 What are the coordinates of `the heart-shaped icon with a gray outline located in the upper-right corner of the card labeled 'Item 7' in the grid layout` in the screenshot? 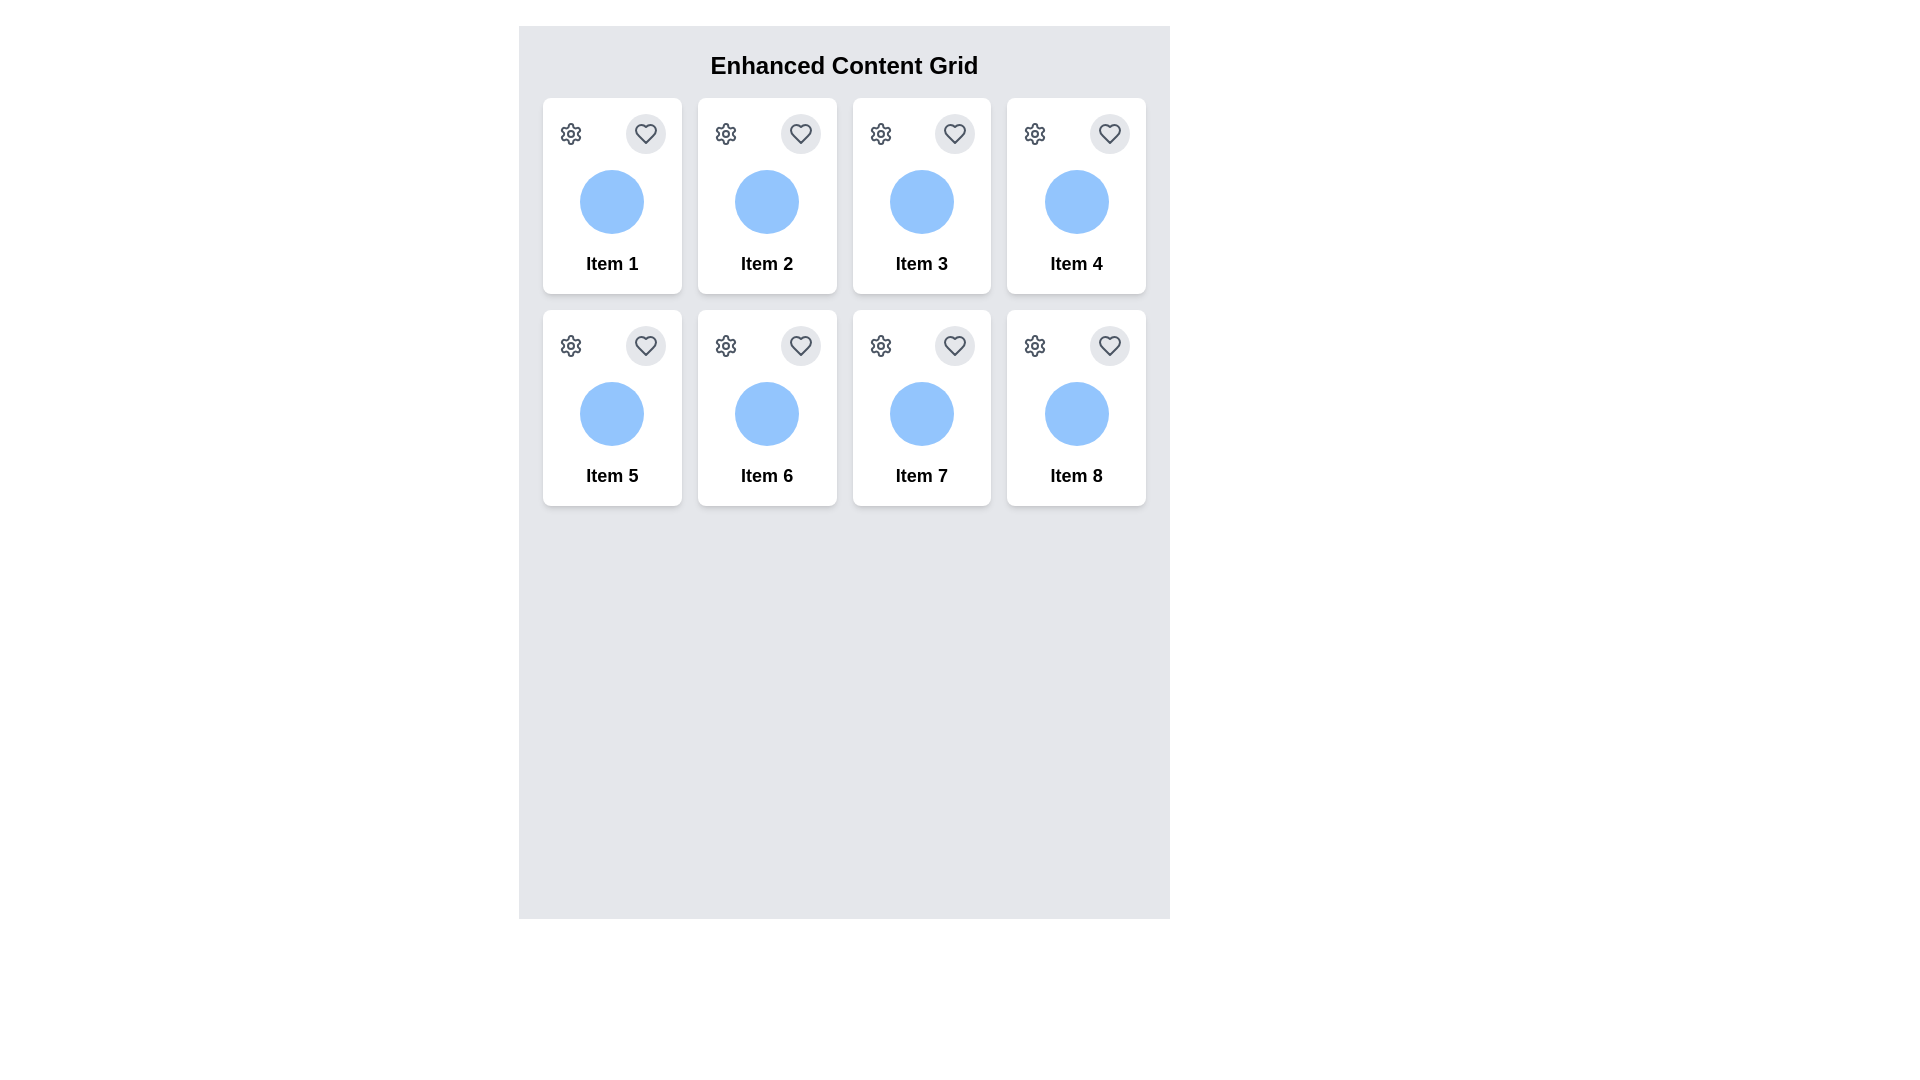 It's located at (954, 345).